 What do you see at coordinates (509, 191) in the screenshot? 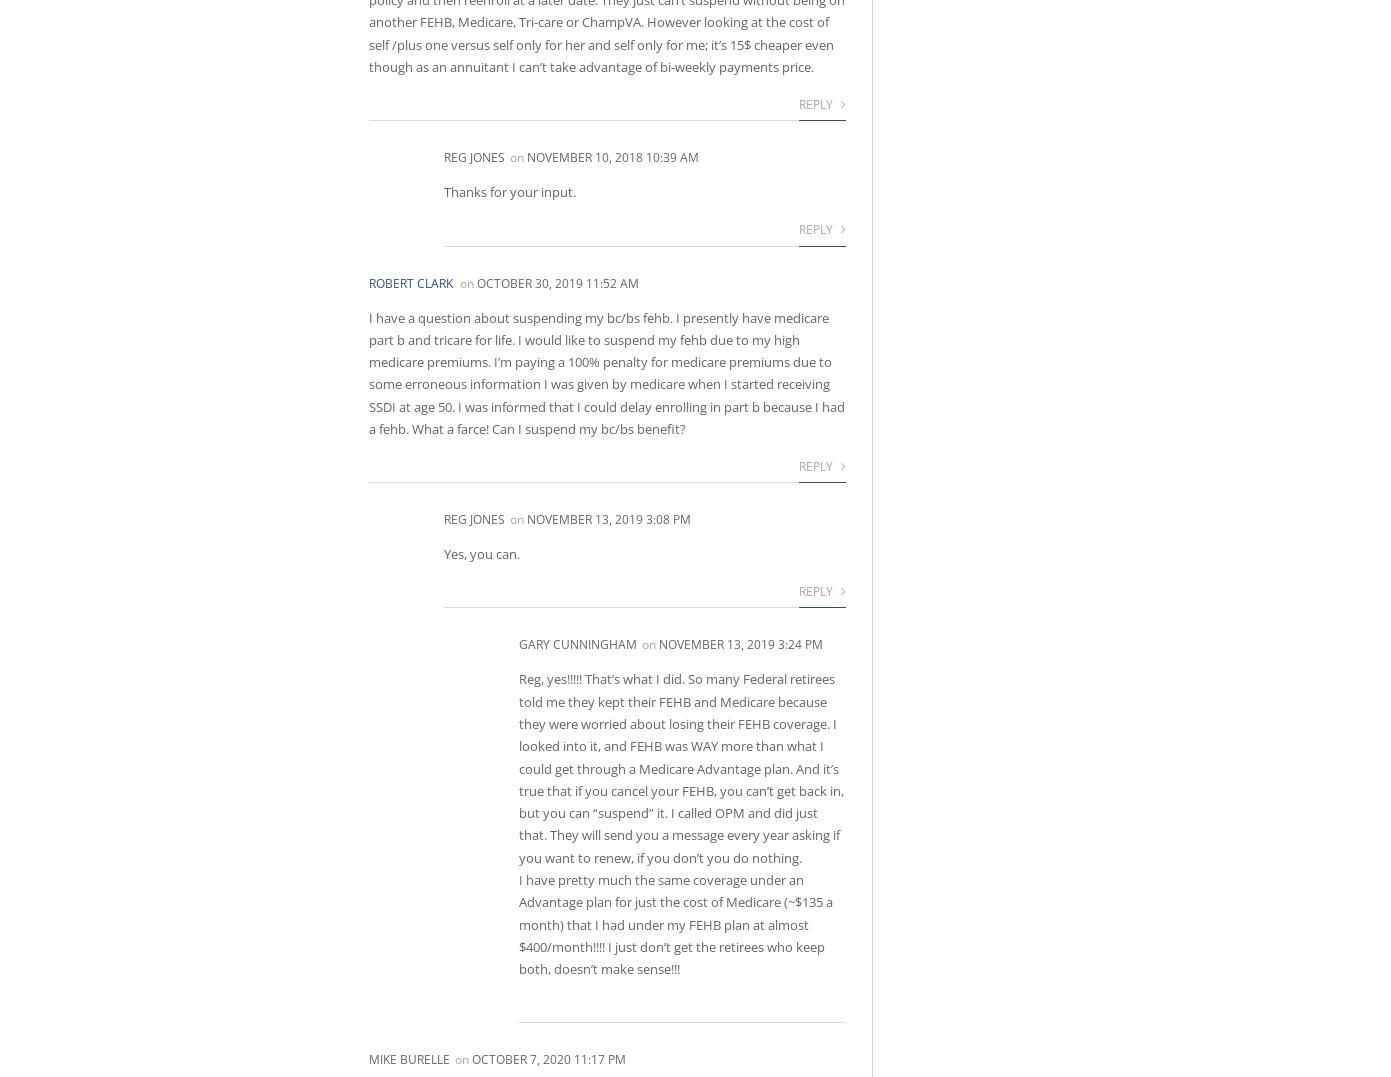
I see `'Thanks for your input.'` at bounding box center [509, 191].